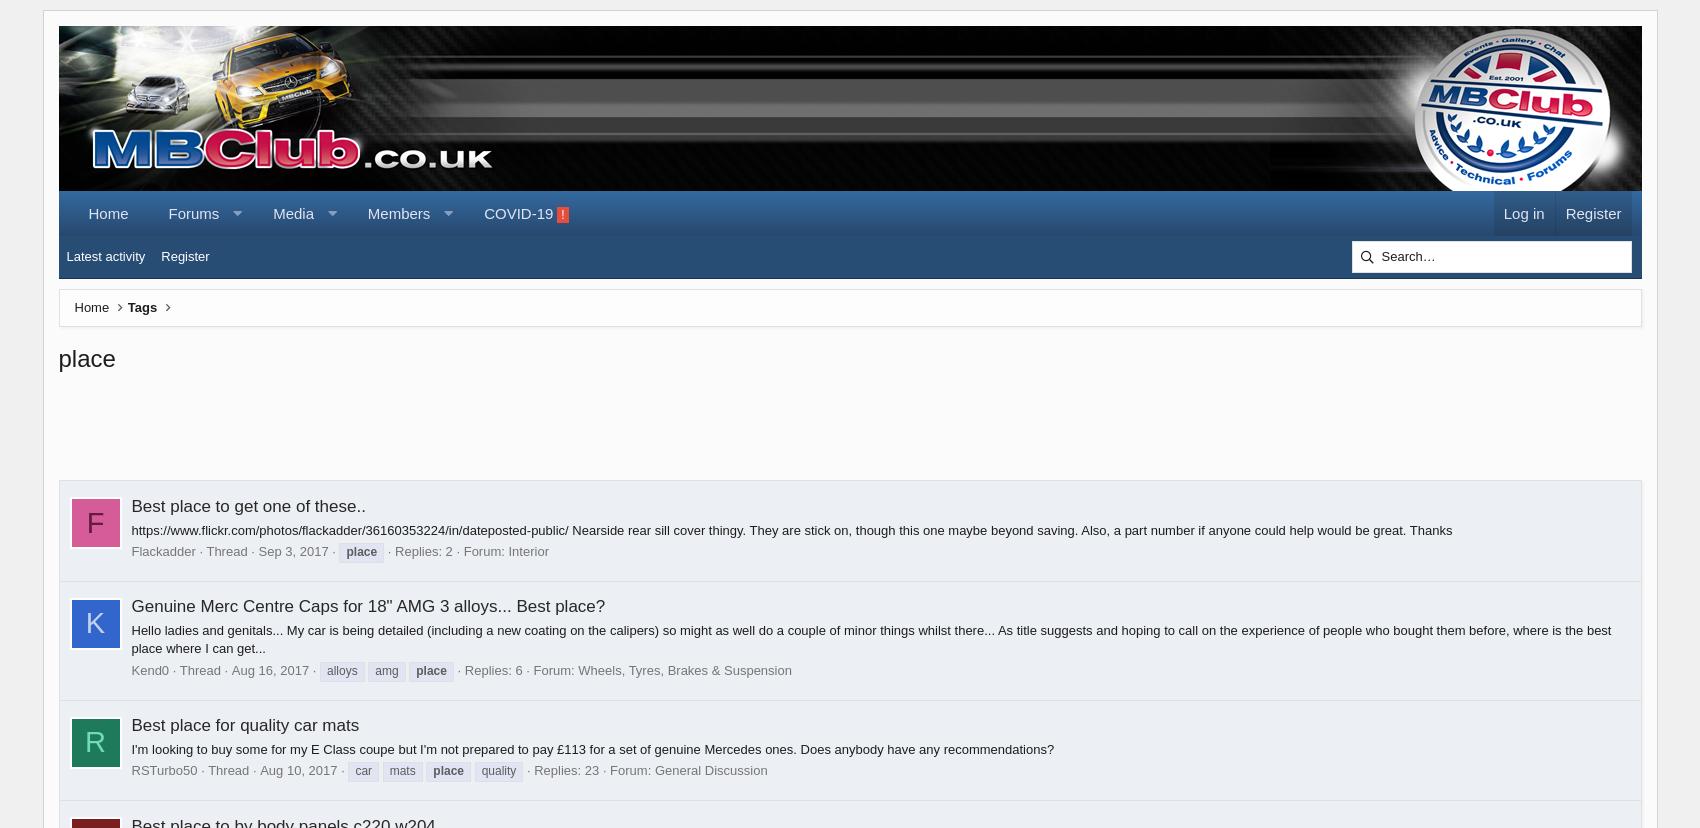 The width and height of the screenshot is (1700, 828). What do you see at coordinates (483, 213) in the screenshot?
I see `'COVID-19'` at bounding box center [483, 213].